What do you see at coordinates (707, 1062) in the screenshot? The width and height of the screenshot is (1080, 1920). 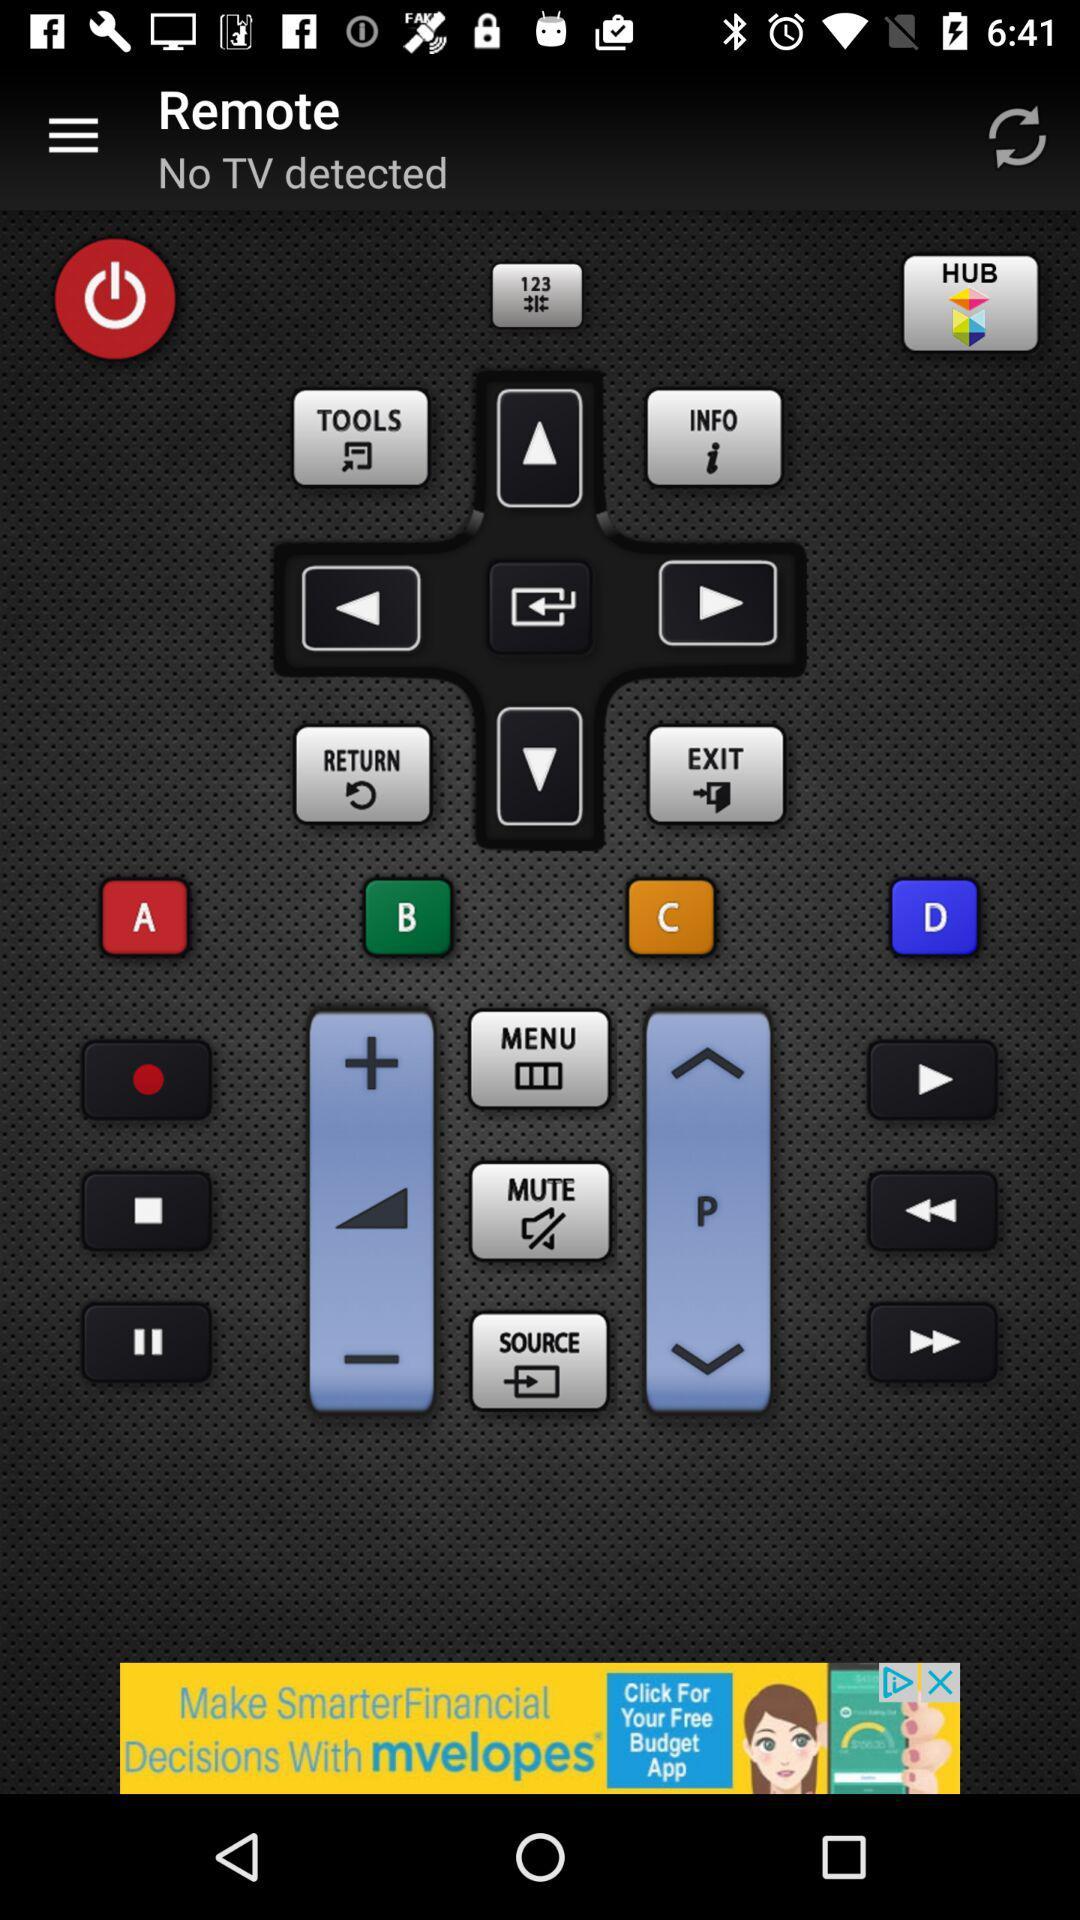 I see `the expand_less icon` at bounding box center [707, 1062].